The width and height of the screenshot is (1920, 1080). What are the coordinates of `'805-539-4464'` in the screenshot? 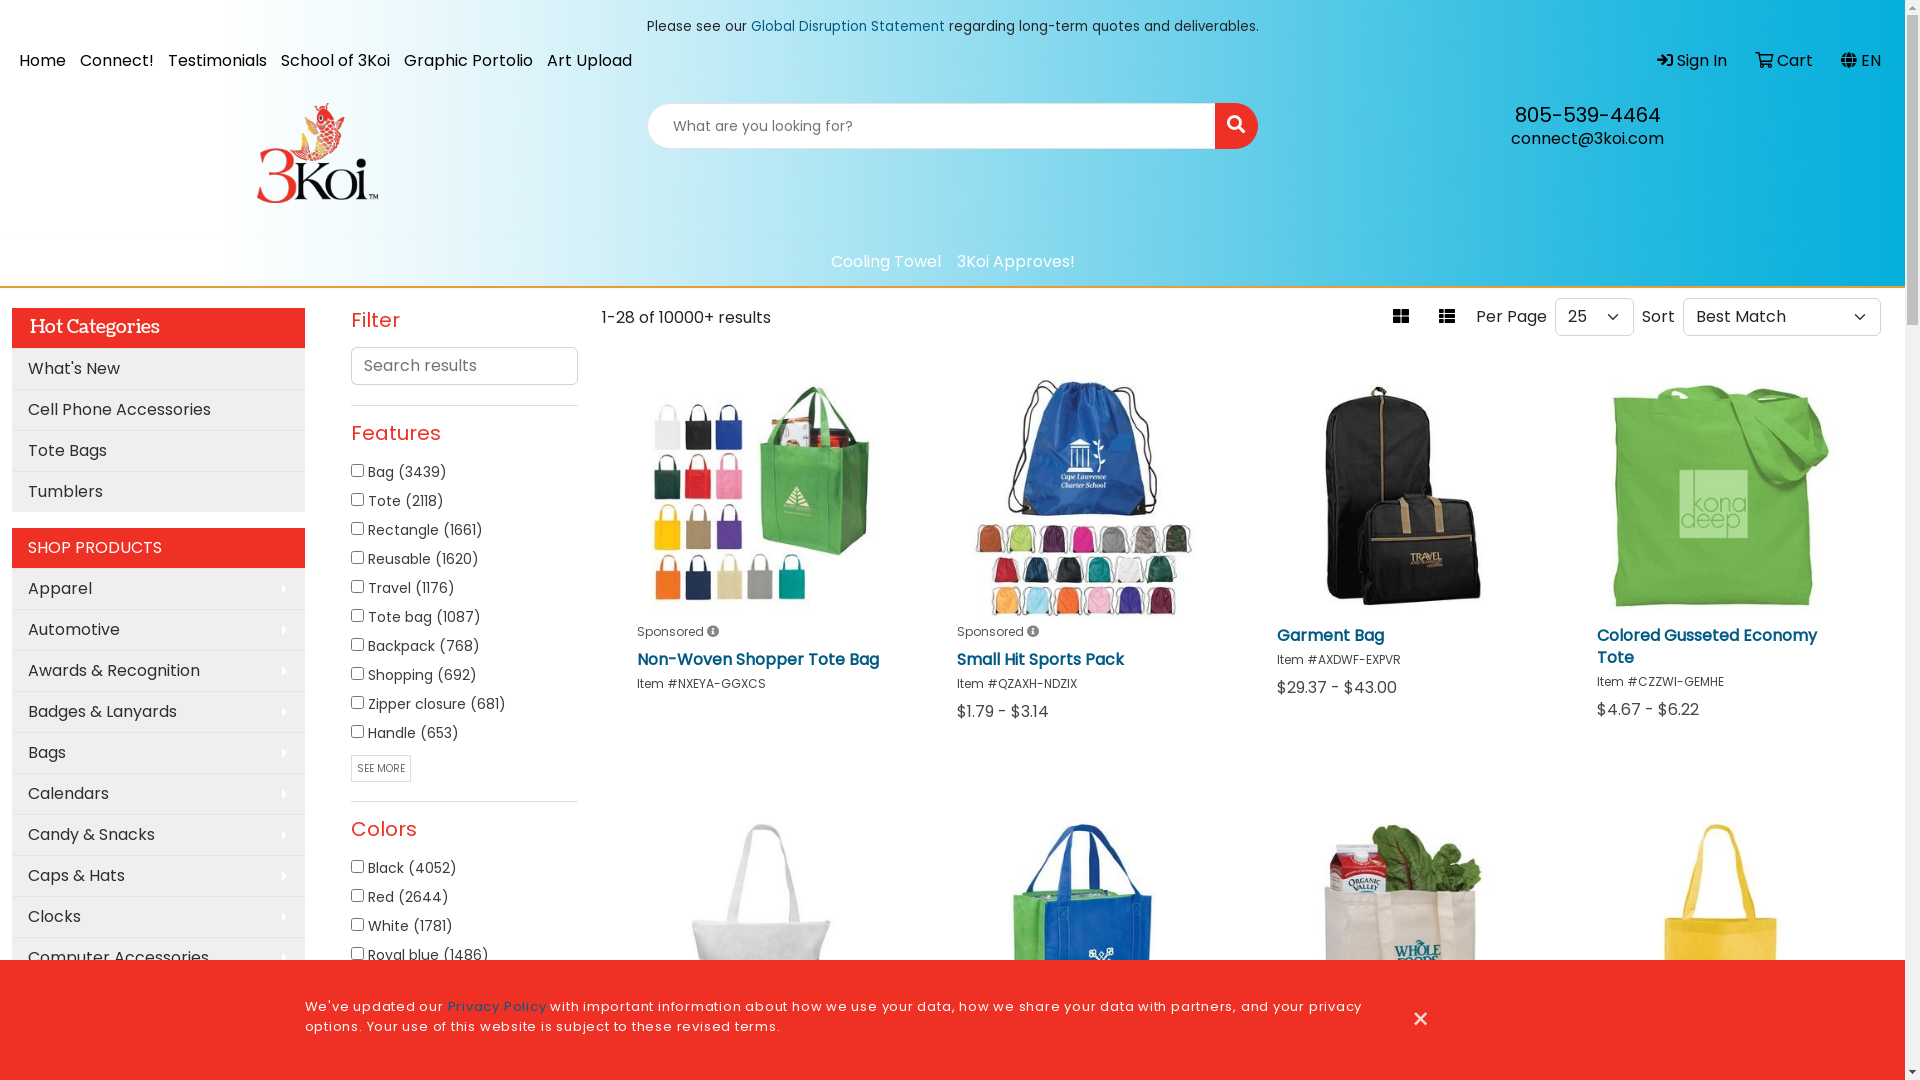 It's located at (1586, 115).